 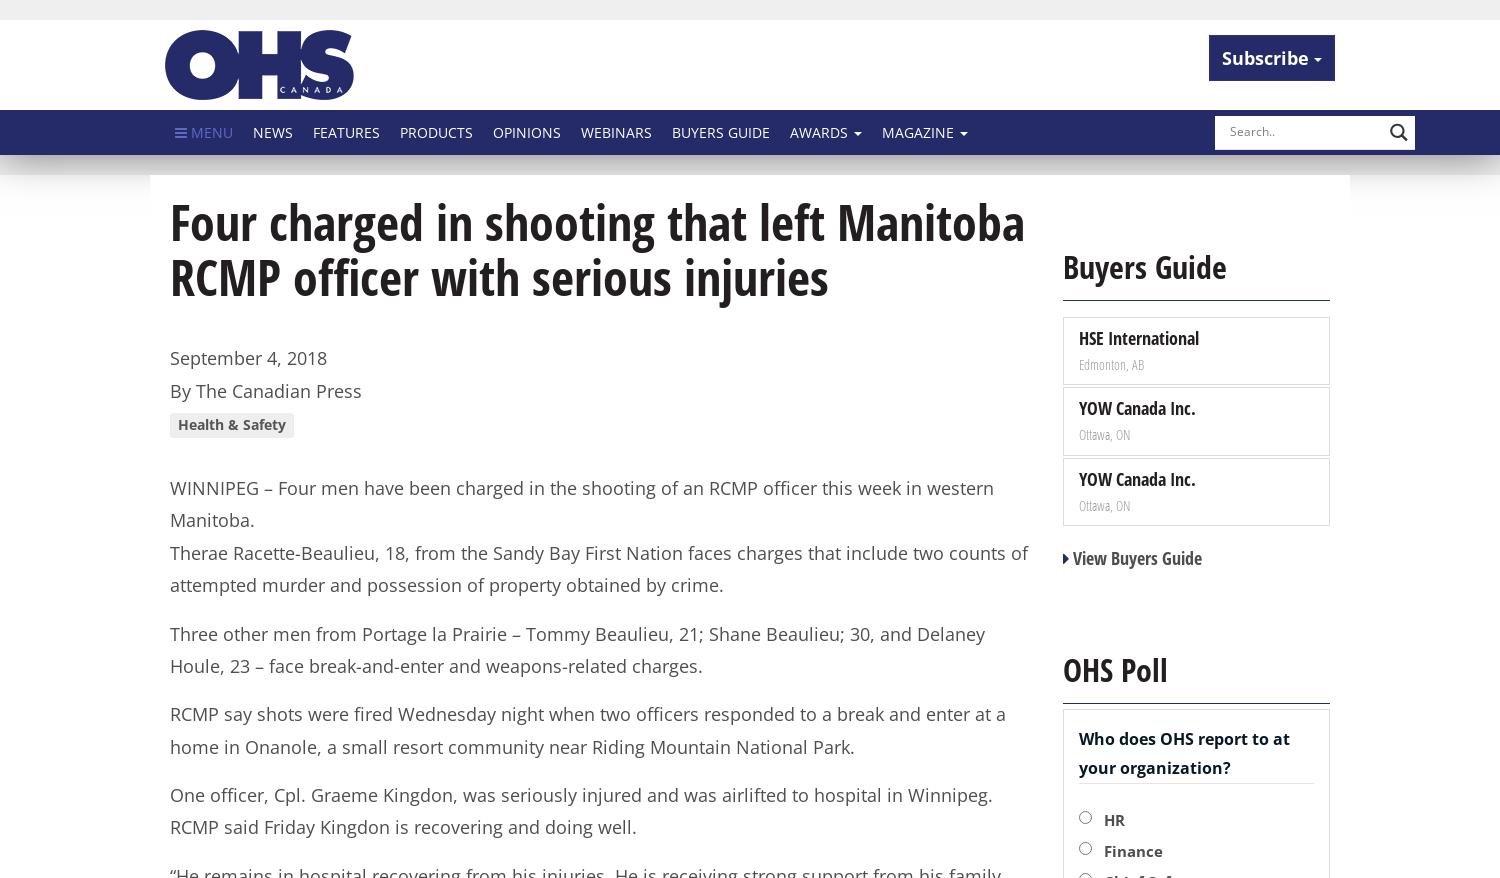 What do you see at coordinates (1112, 817) in the screenshot?
I see `'HR'` at bounding box center [1112, 817].